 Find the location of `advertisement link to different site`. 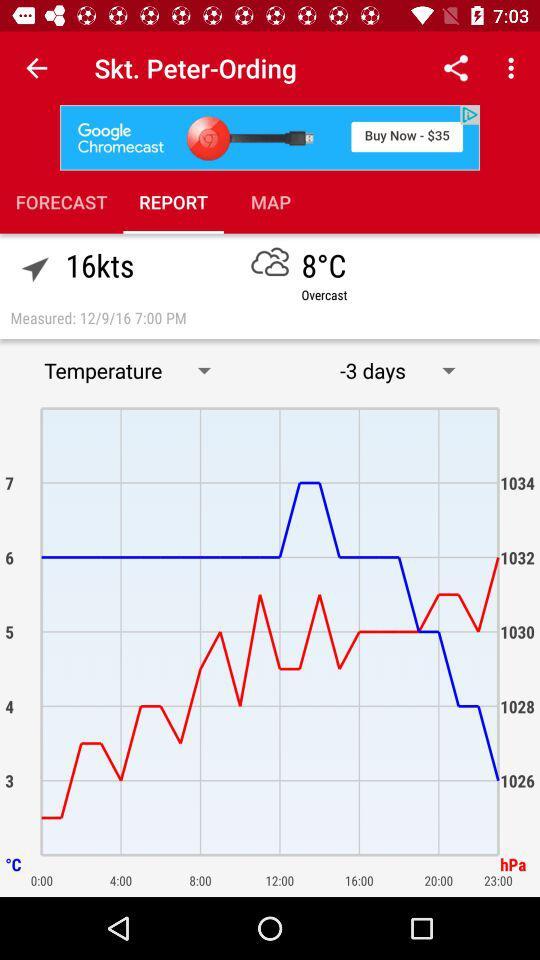

advertisement link to different site is located at coordinates (270, 136).